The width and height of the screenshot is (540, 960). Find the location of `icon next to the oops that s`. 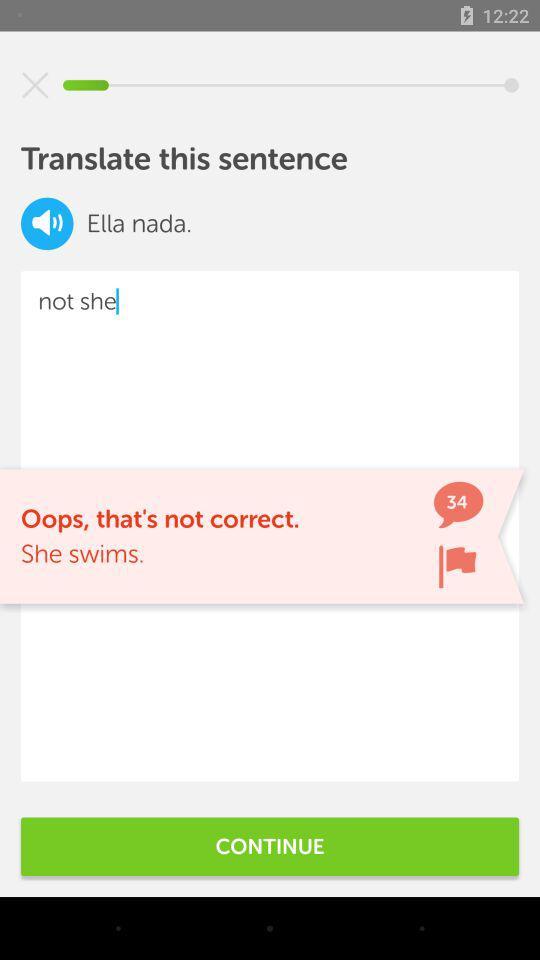

icon next to the oops that s is located at coordinates (457, 566).